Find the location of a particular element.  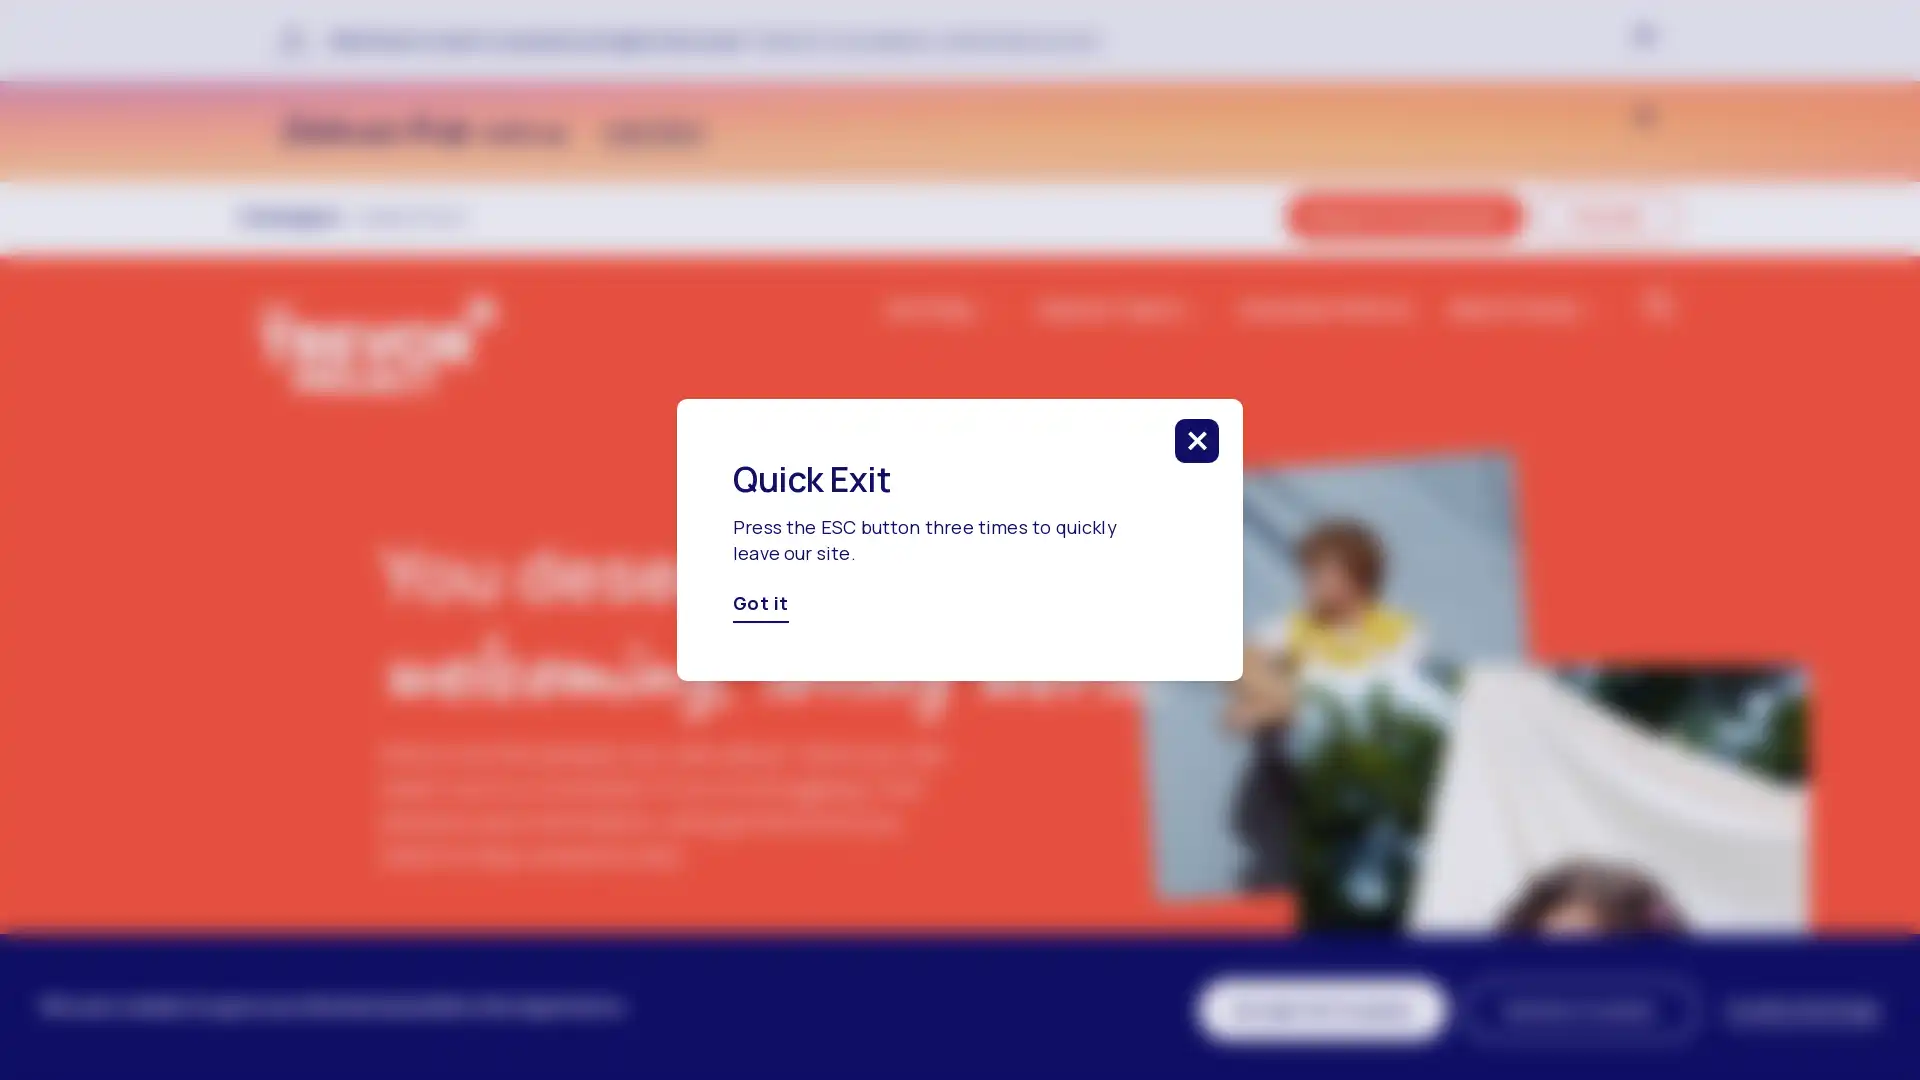

Accept All Cookies is located at coordinates (1321, 1010).